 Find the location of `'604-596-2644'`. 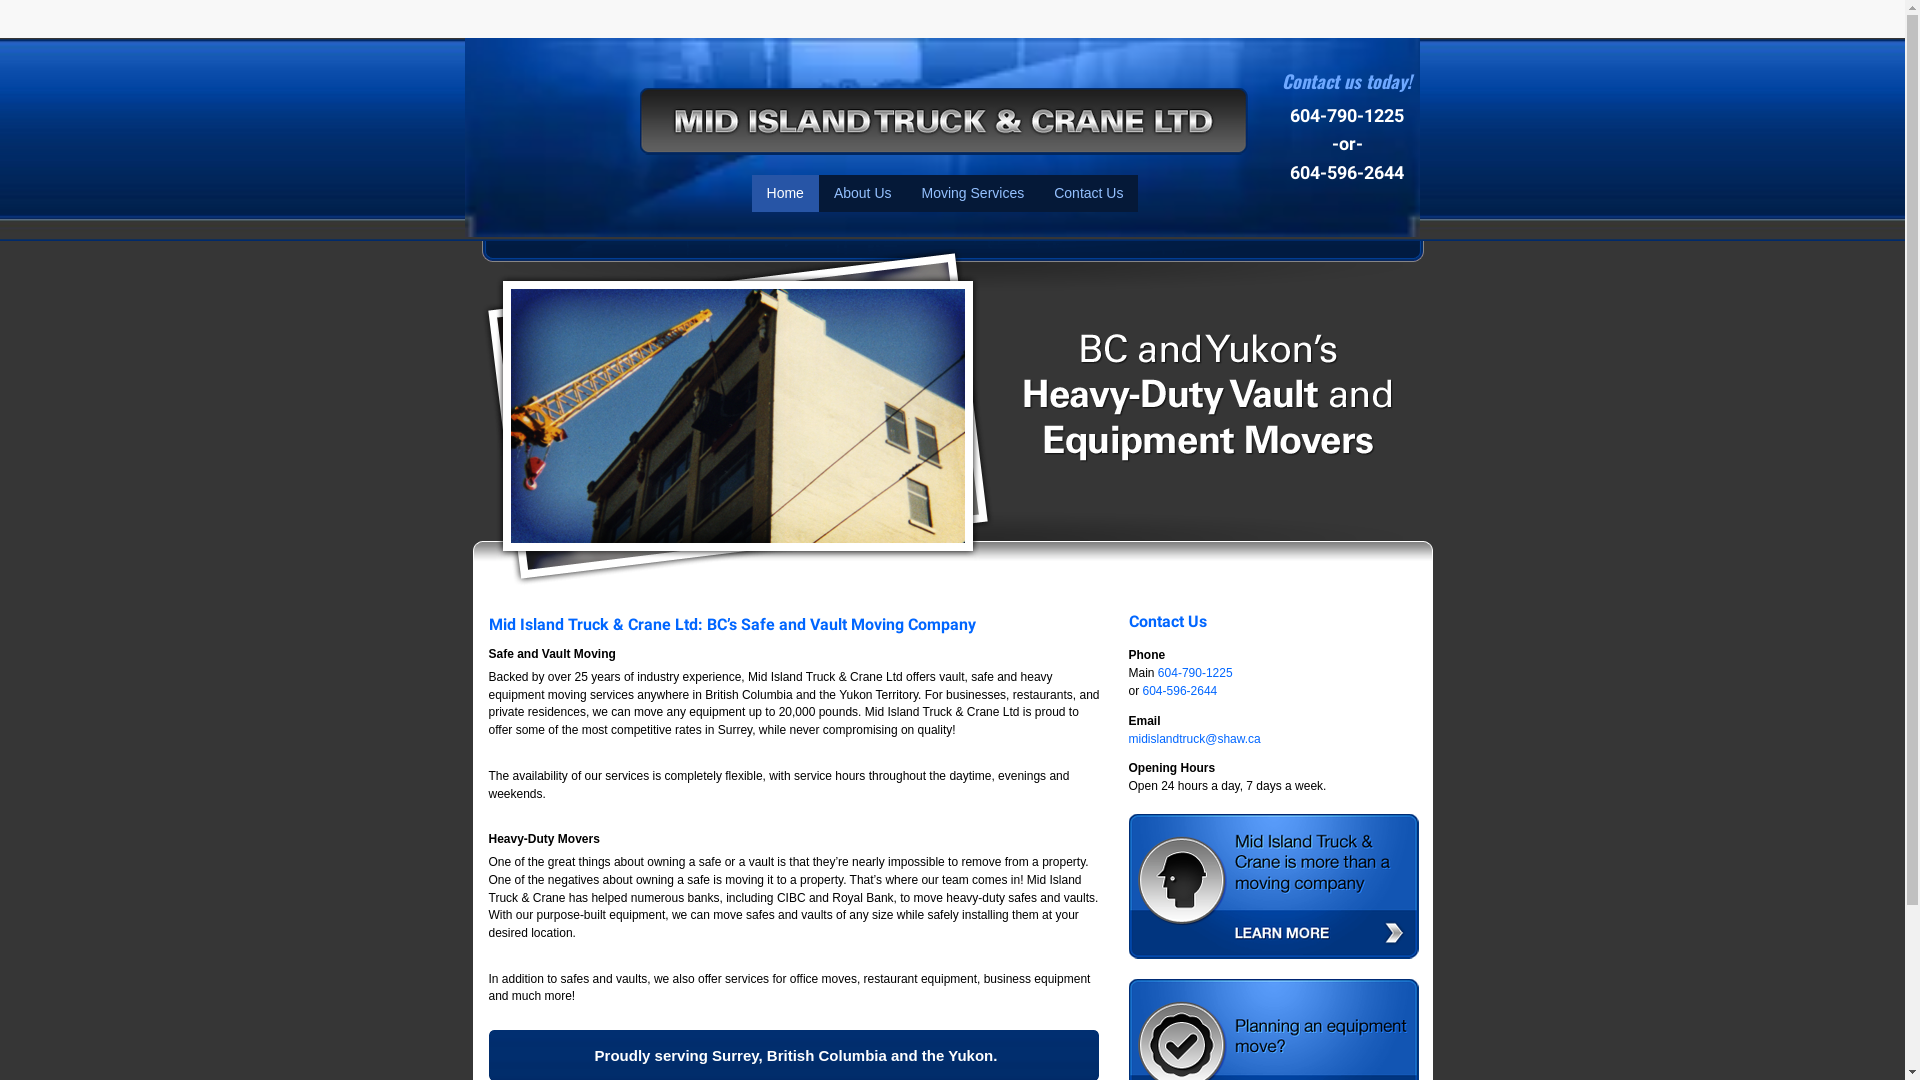

'604-596-2644' is located at coordinates (1180, 689).